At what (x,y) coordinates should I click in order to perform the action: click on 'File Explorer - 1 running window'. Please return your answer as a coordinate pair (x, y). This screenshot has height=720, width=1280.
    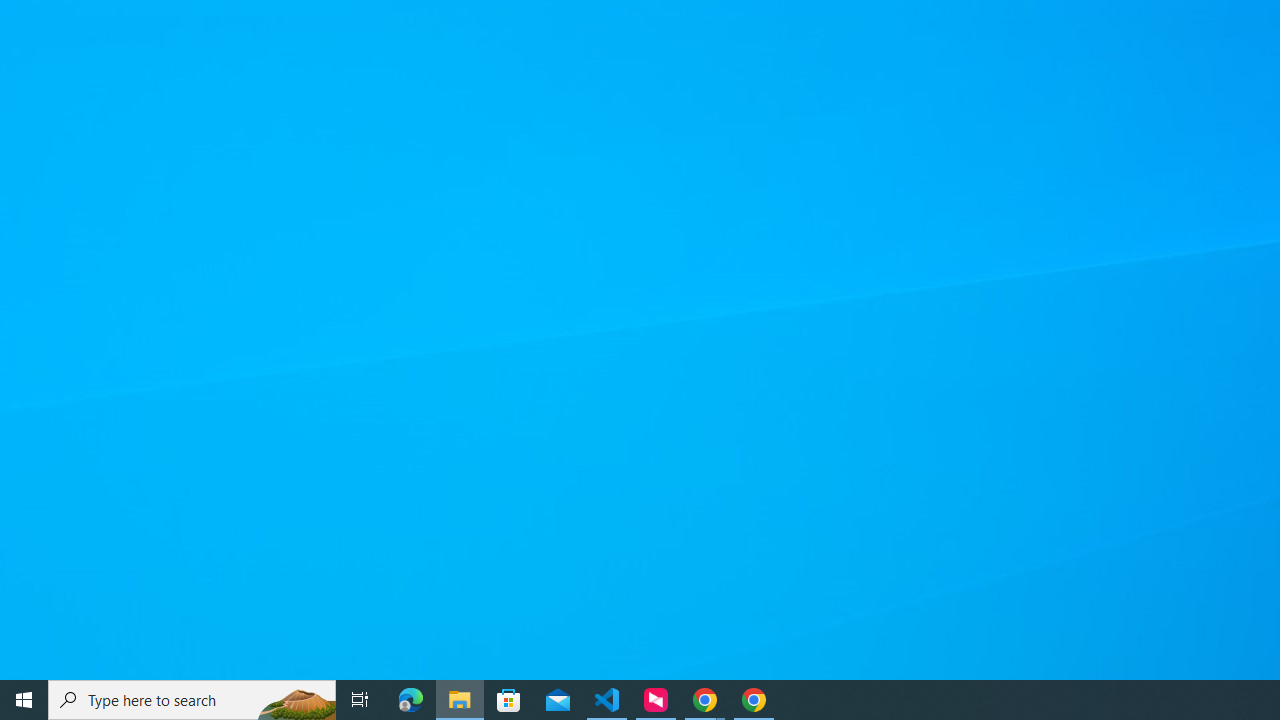
    Looking at the image, I should click on (459, 698).